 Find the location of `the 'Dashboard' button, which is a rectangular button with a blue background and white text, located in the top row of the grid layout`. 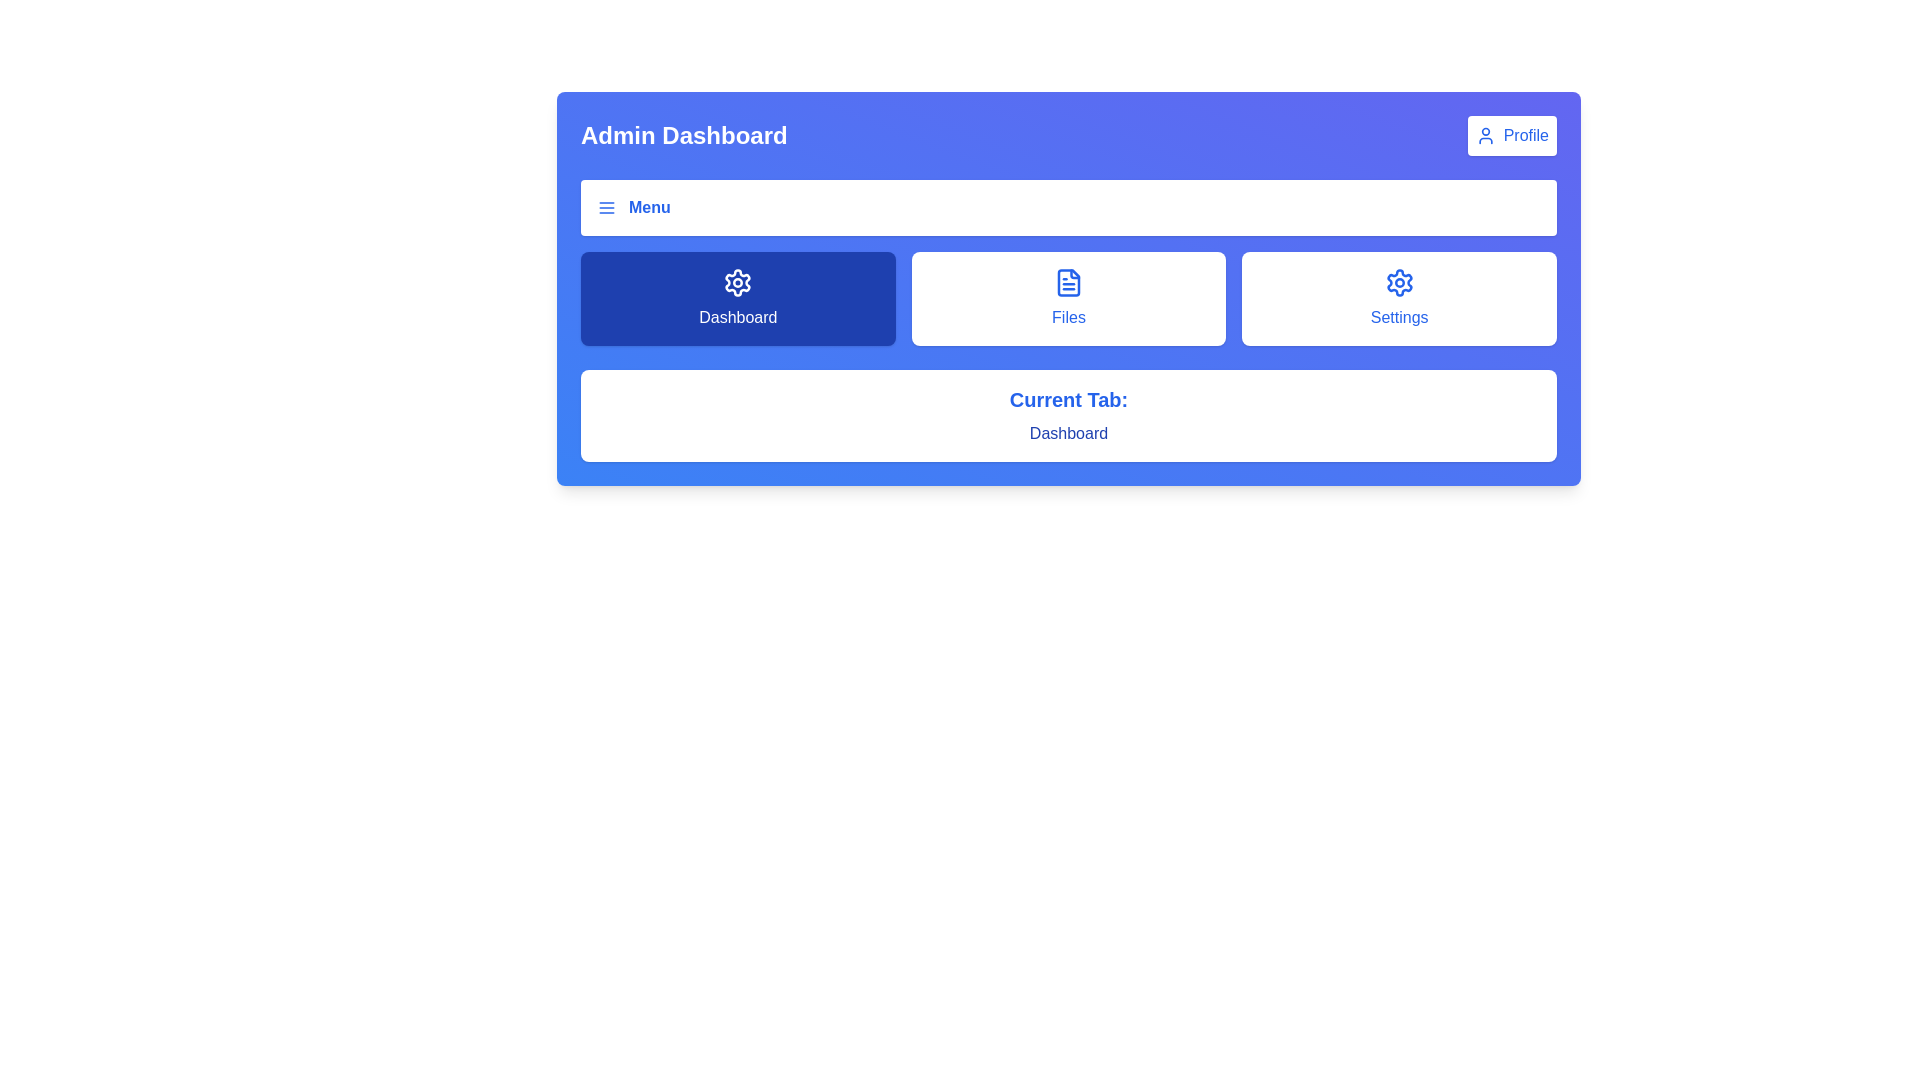

the 'Dashboard' button, which is a rectangular button with a blue background and white text, located in the top row of the grid layout is located at coordinates (737, 299).